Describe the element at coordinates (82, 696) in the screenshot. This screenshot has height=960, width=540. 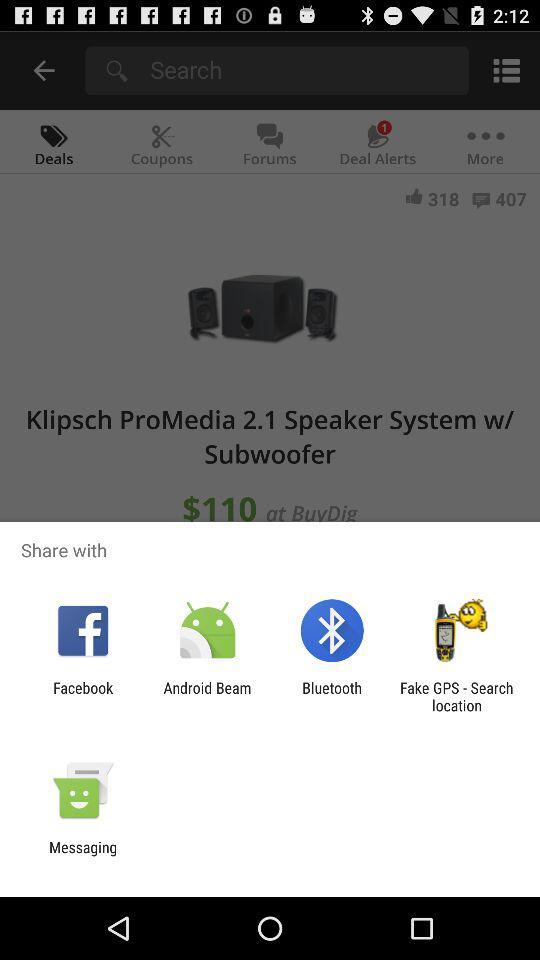
I see `app next to android beam icon` at that location.